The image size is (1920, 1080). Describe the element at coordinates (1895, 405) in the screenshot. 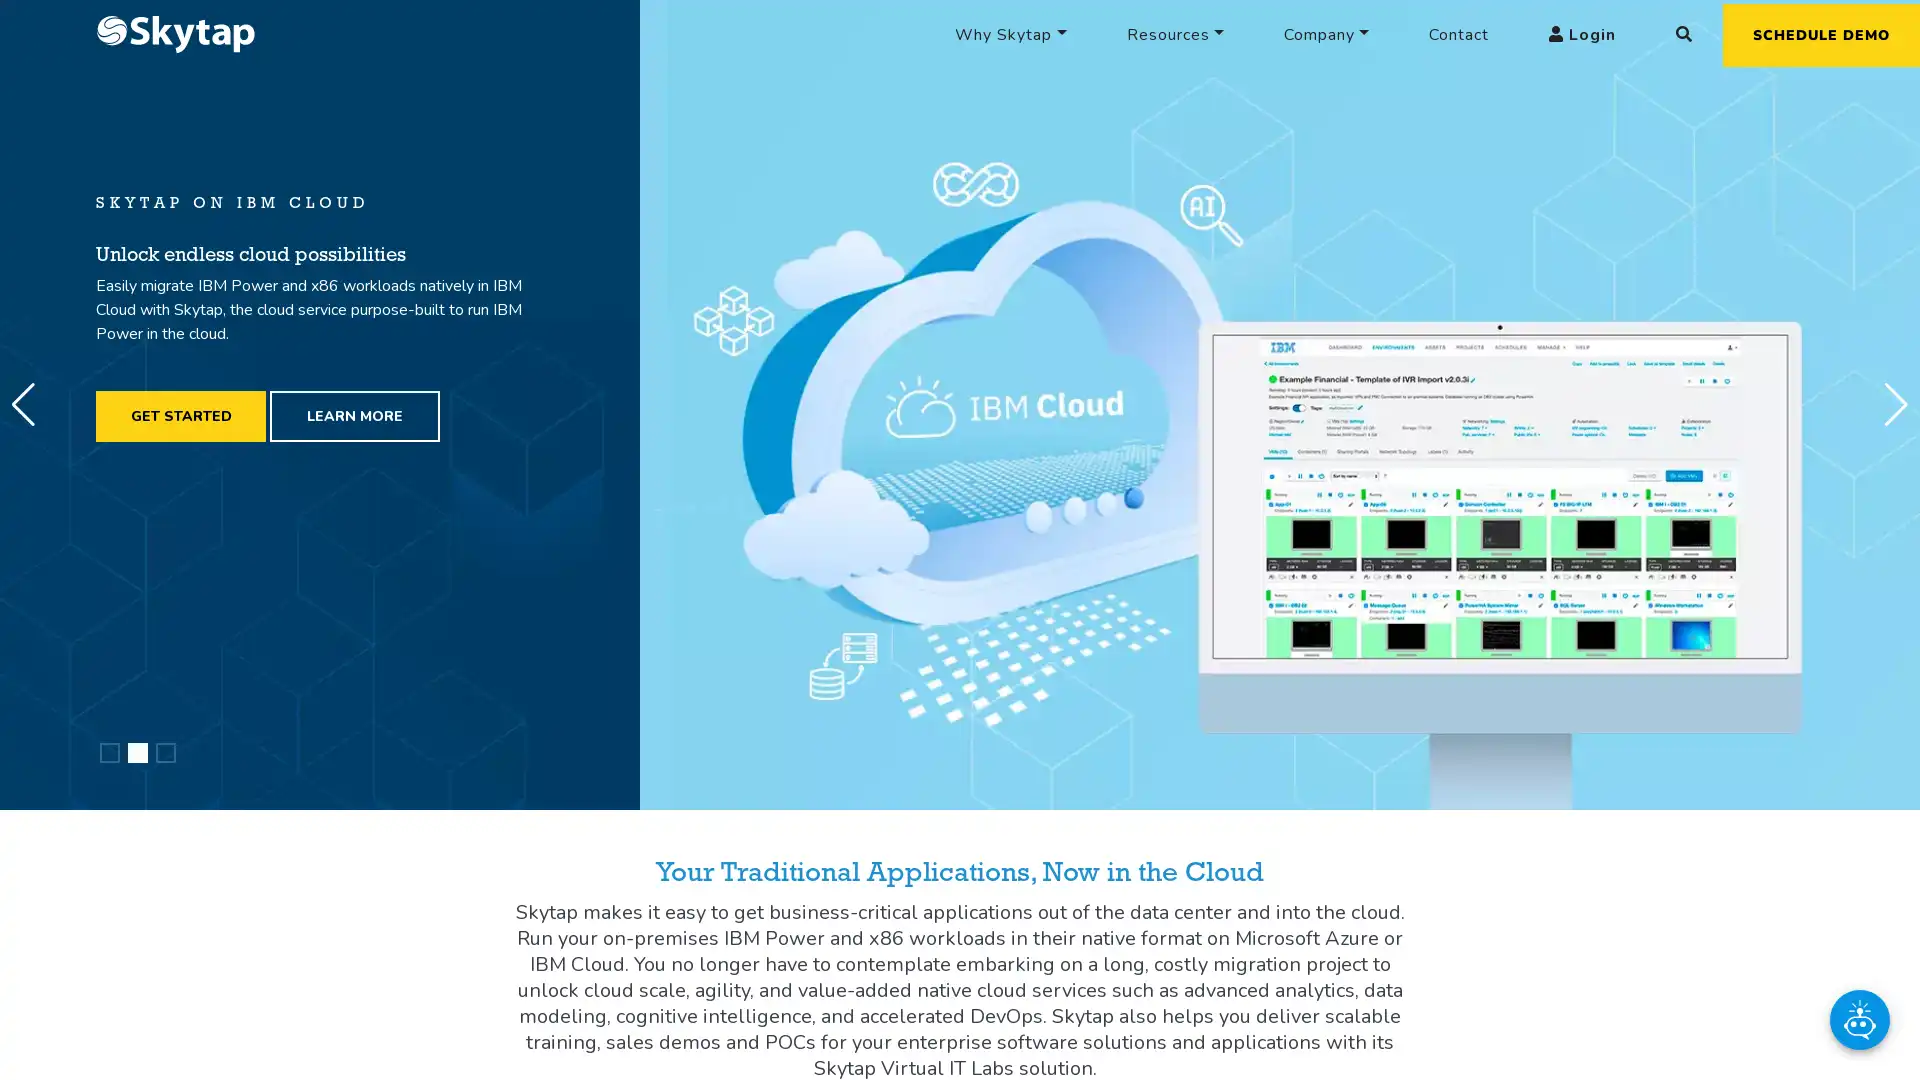

I see `Next slide` at that location.